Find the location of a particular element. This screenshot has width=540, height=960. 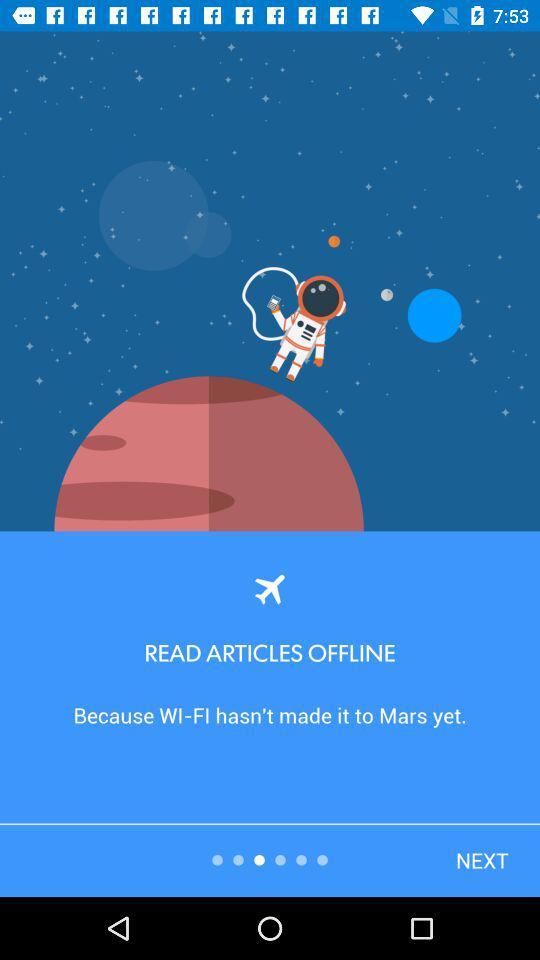

next is located at coordinates (448, 822).